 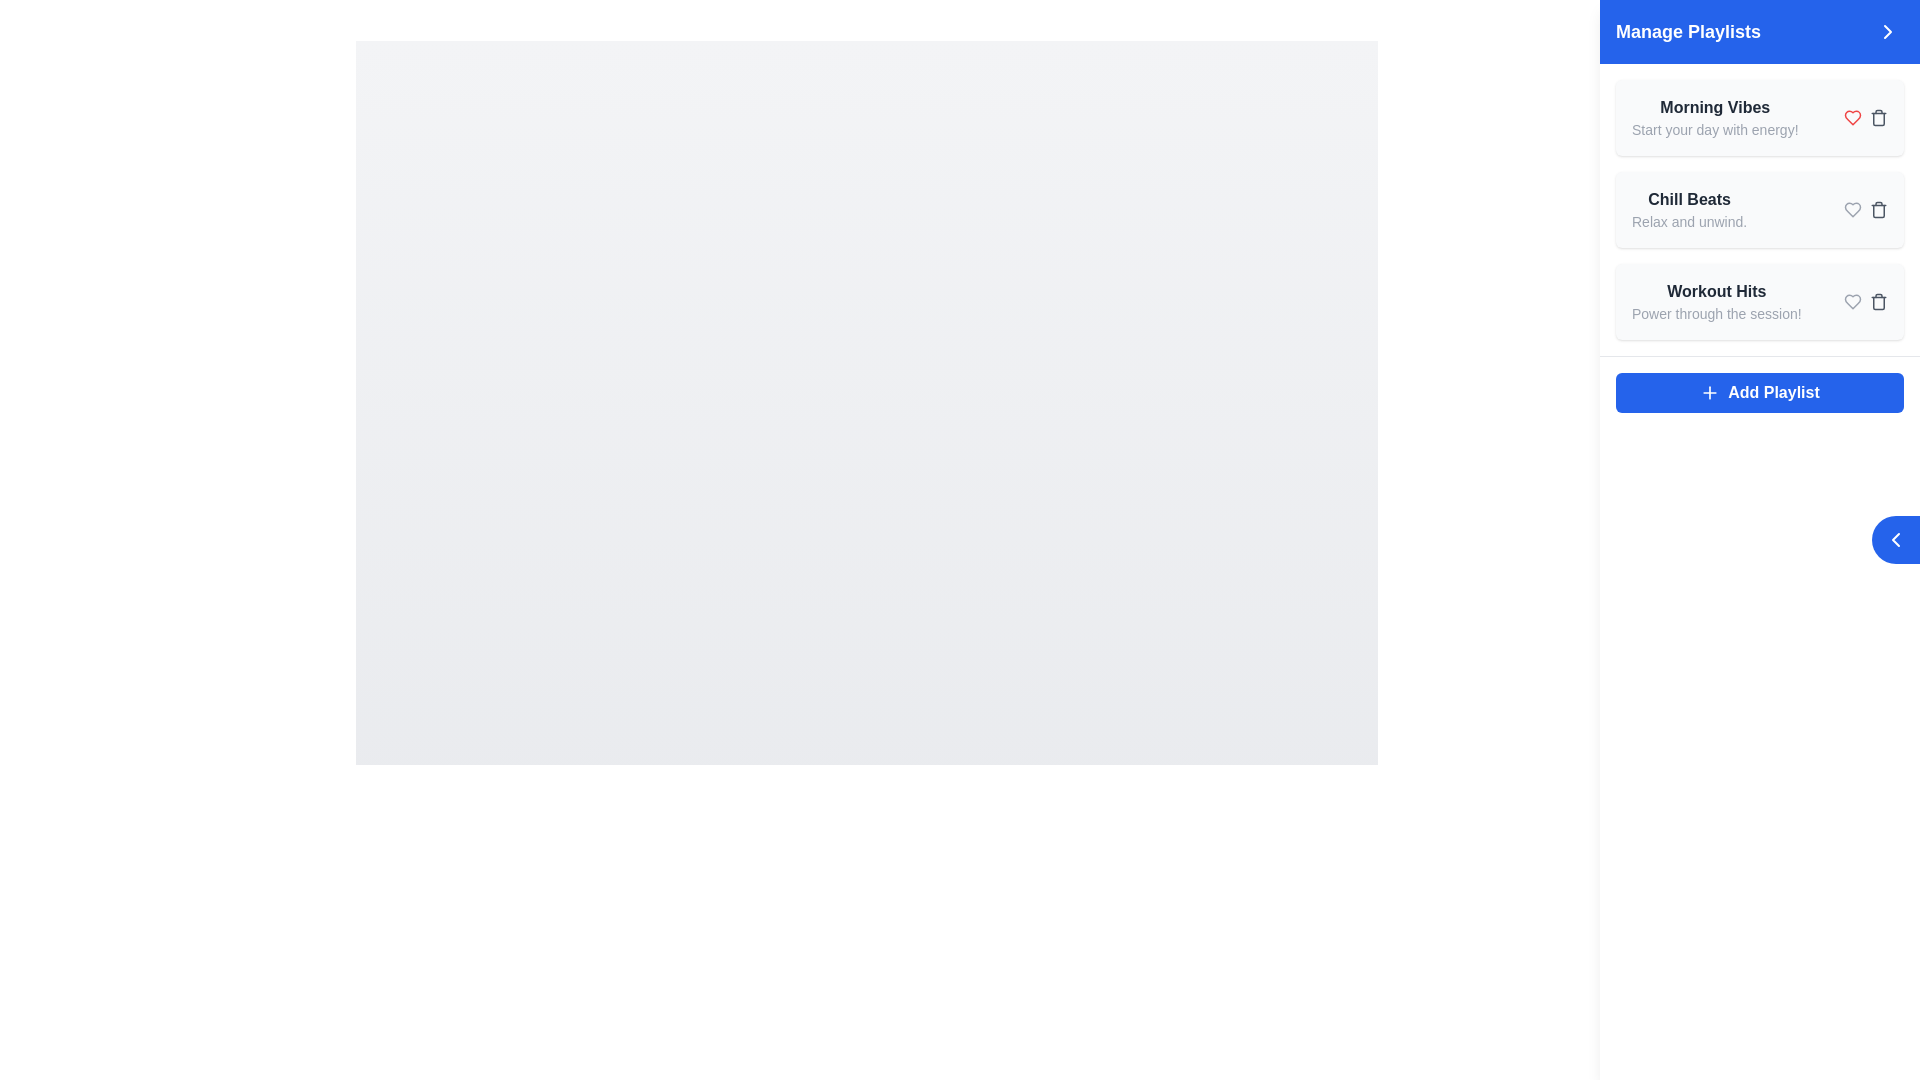 I want to click on the 'Chill Beats' playlist text display located in the second slot under 'Manage Playlists' on the right-hand panel, positioned below 'Morning Vibes' and above 'Workout Hits', so click(x=1688, y=209).